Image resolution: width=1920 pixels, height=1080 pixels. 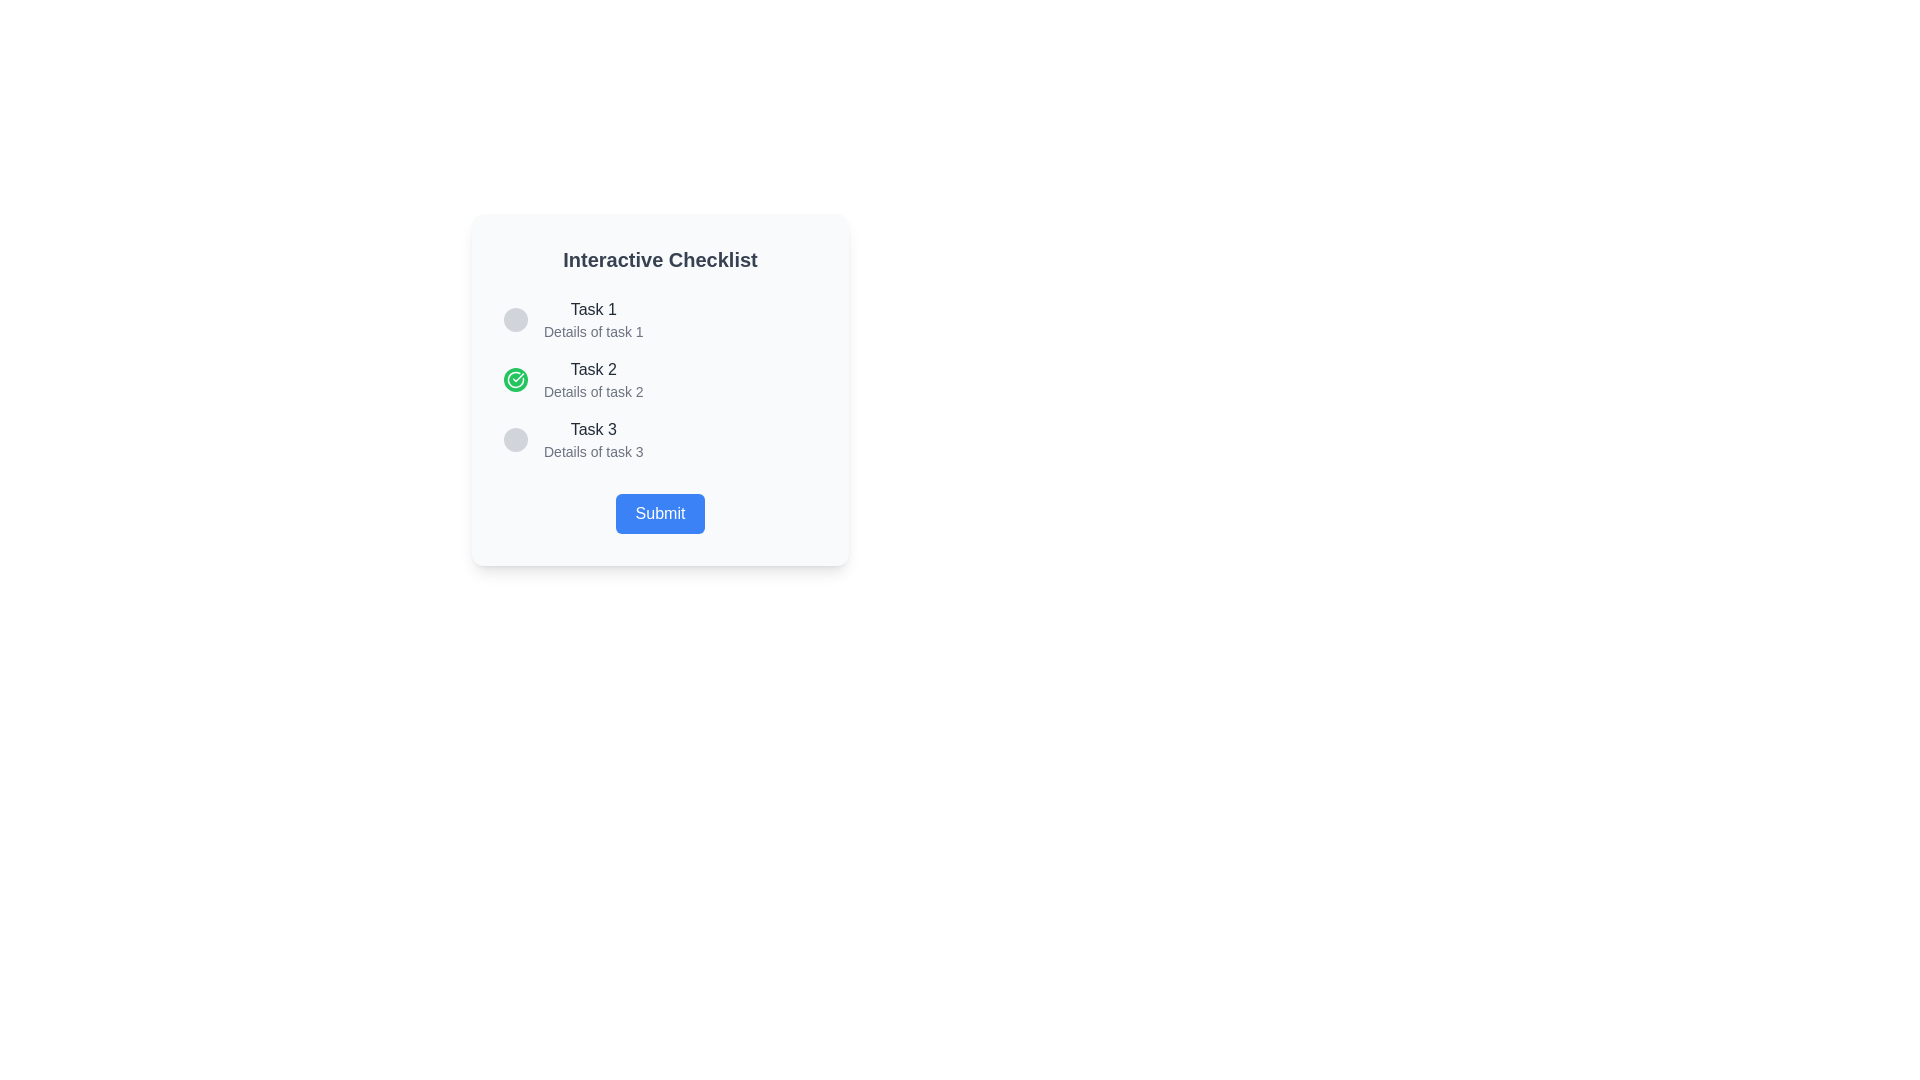 What do you see at coordinates (592, 428) in the screenshot?
I see `the static text label that reads 'Task 3', which is the title of the third checklist item in a vertically stacked list within a checklist interface` at bounding box center [592, 428].